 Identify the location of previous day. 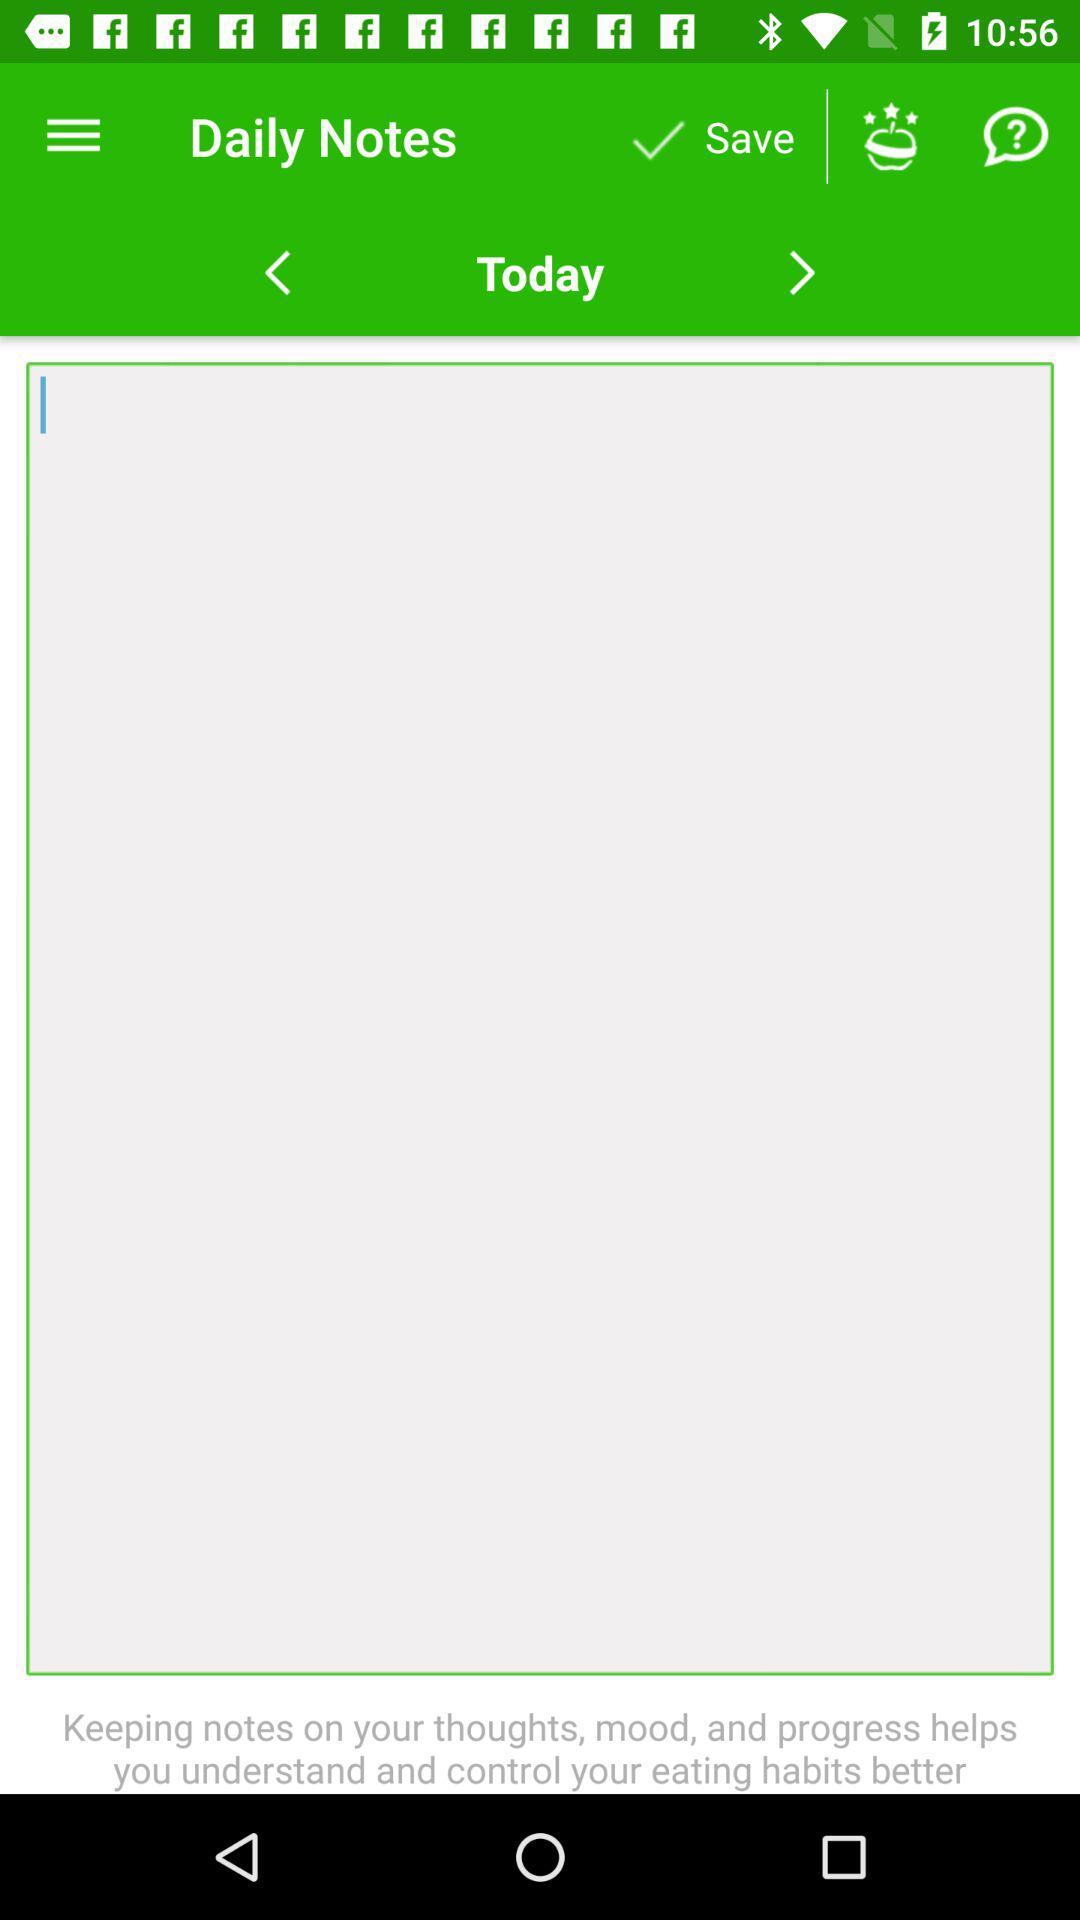
(277, 272).